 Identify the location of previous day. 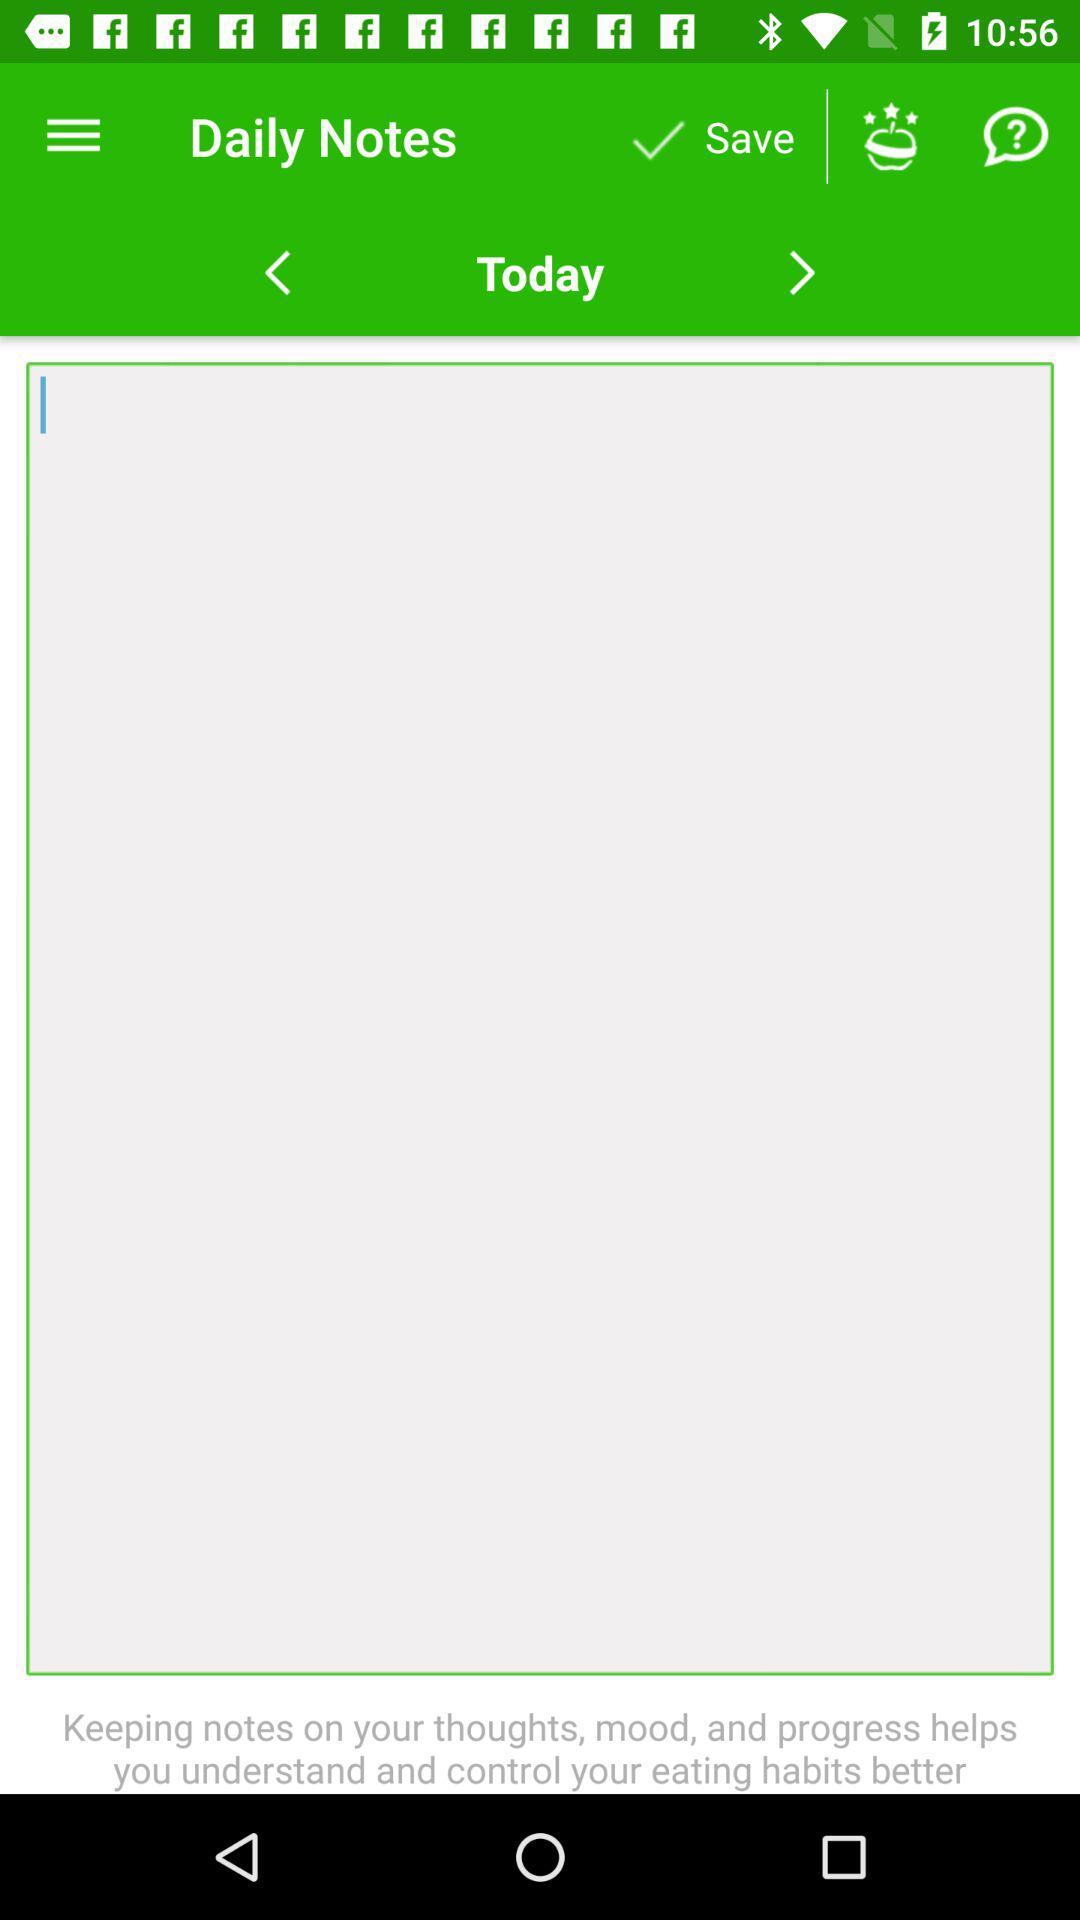
(277, 272).